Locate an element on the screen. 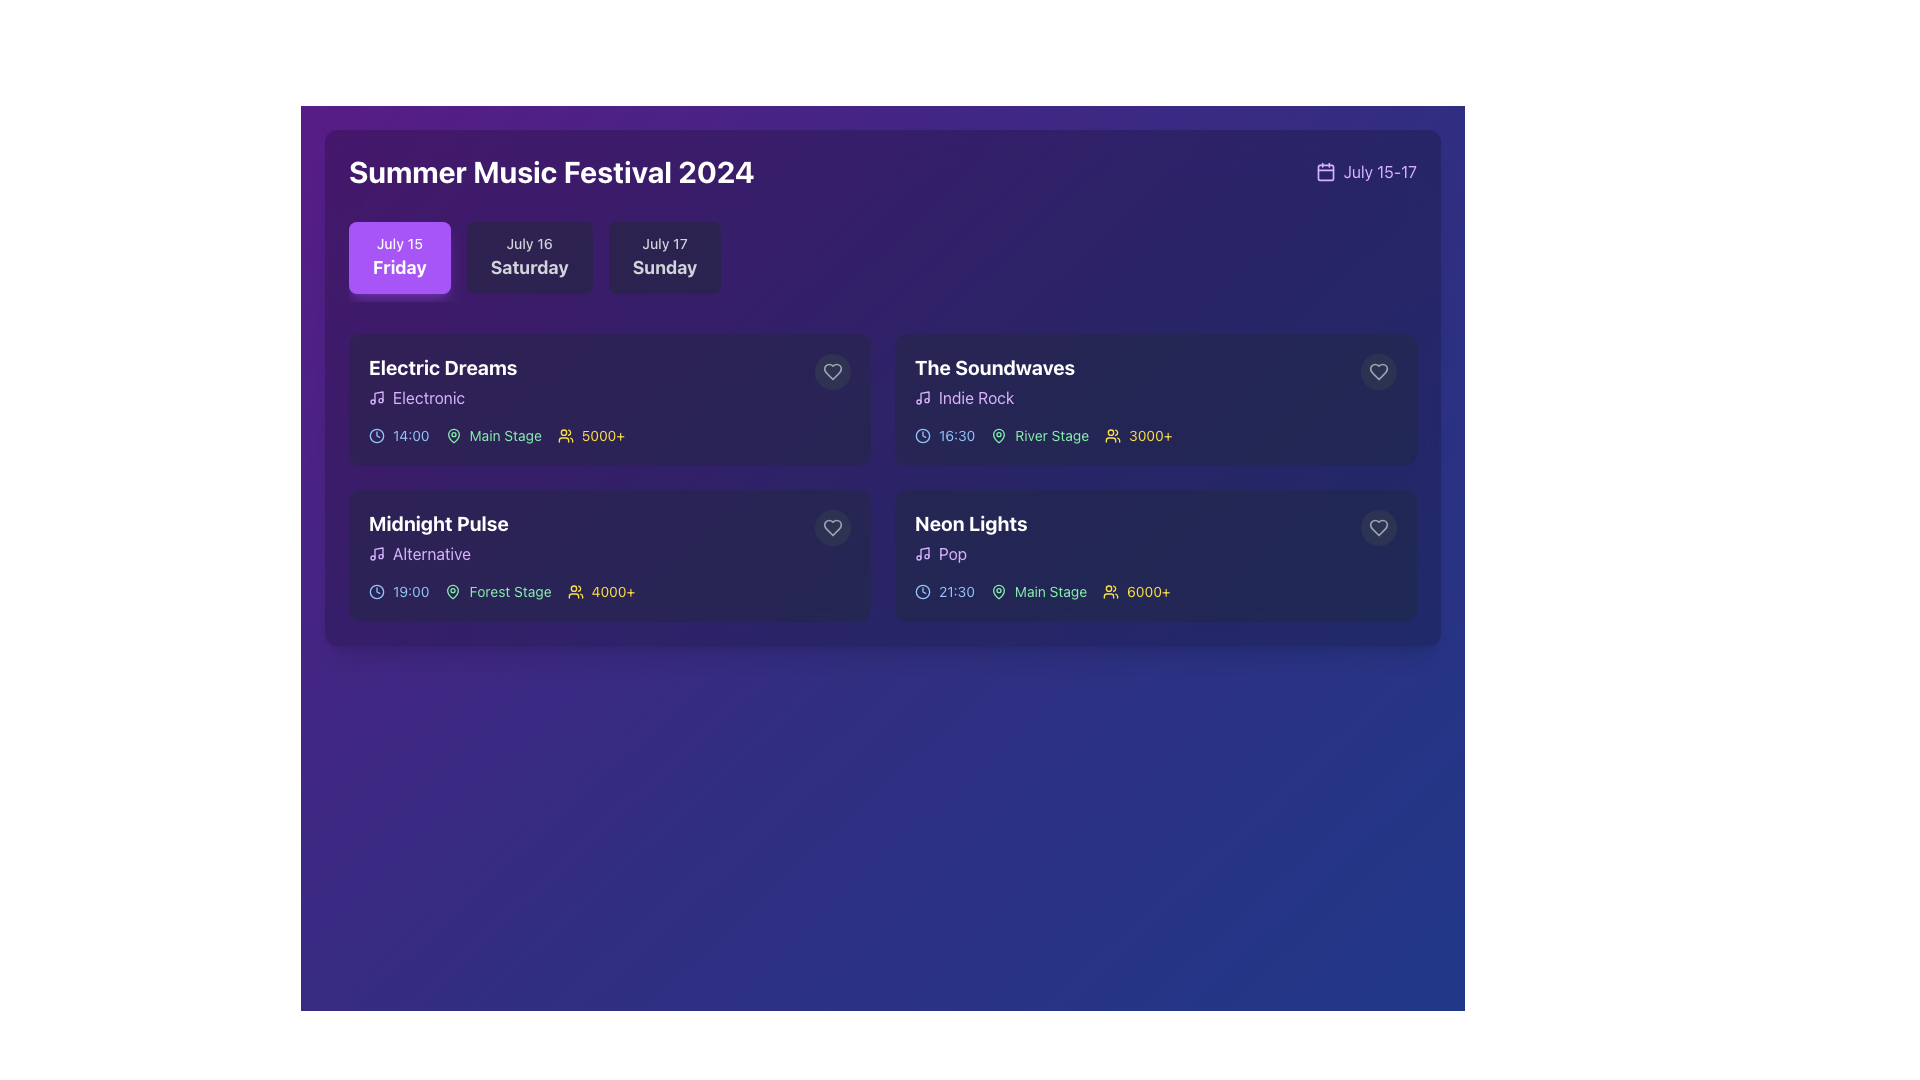 The image size is (1920, 1080). the yellow-colored text element reading '4000+' with the icon of a group of people, part of the 'Midnight Pulse' performance details is located at coordinates (600, 590).